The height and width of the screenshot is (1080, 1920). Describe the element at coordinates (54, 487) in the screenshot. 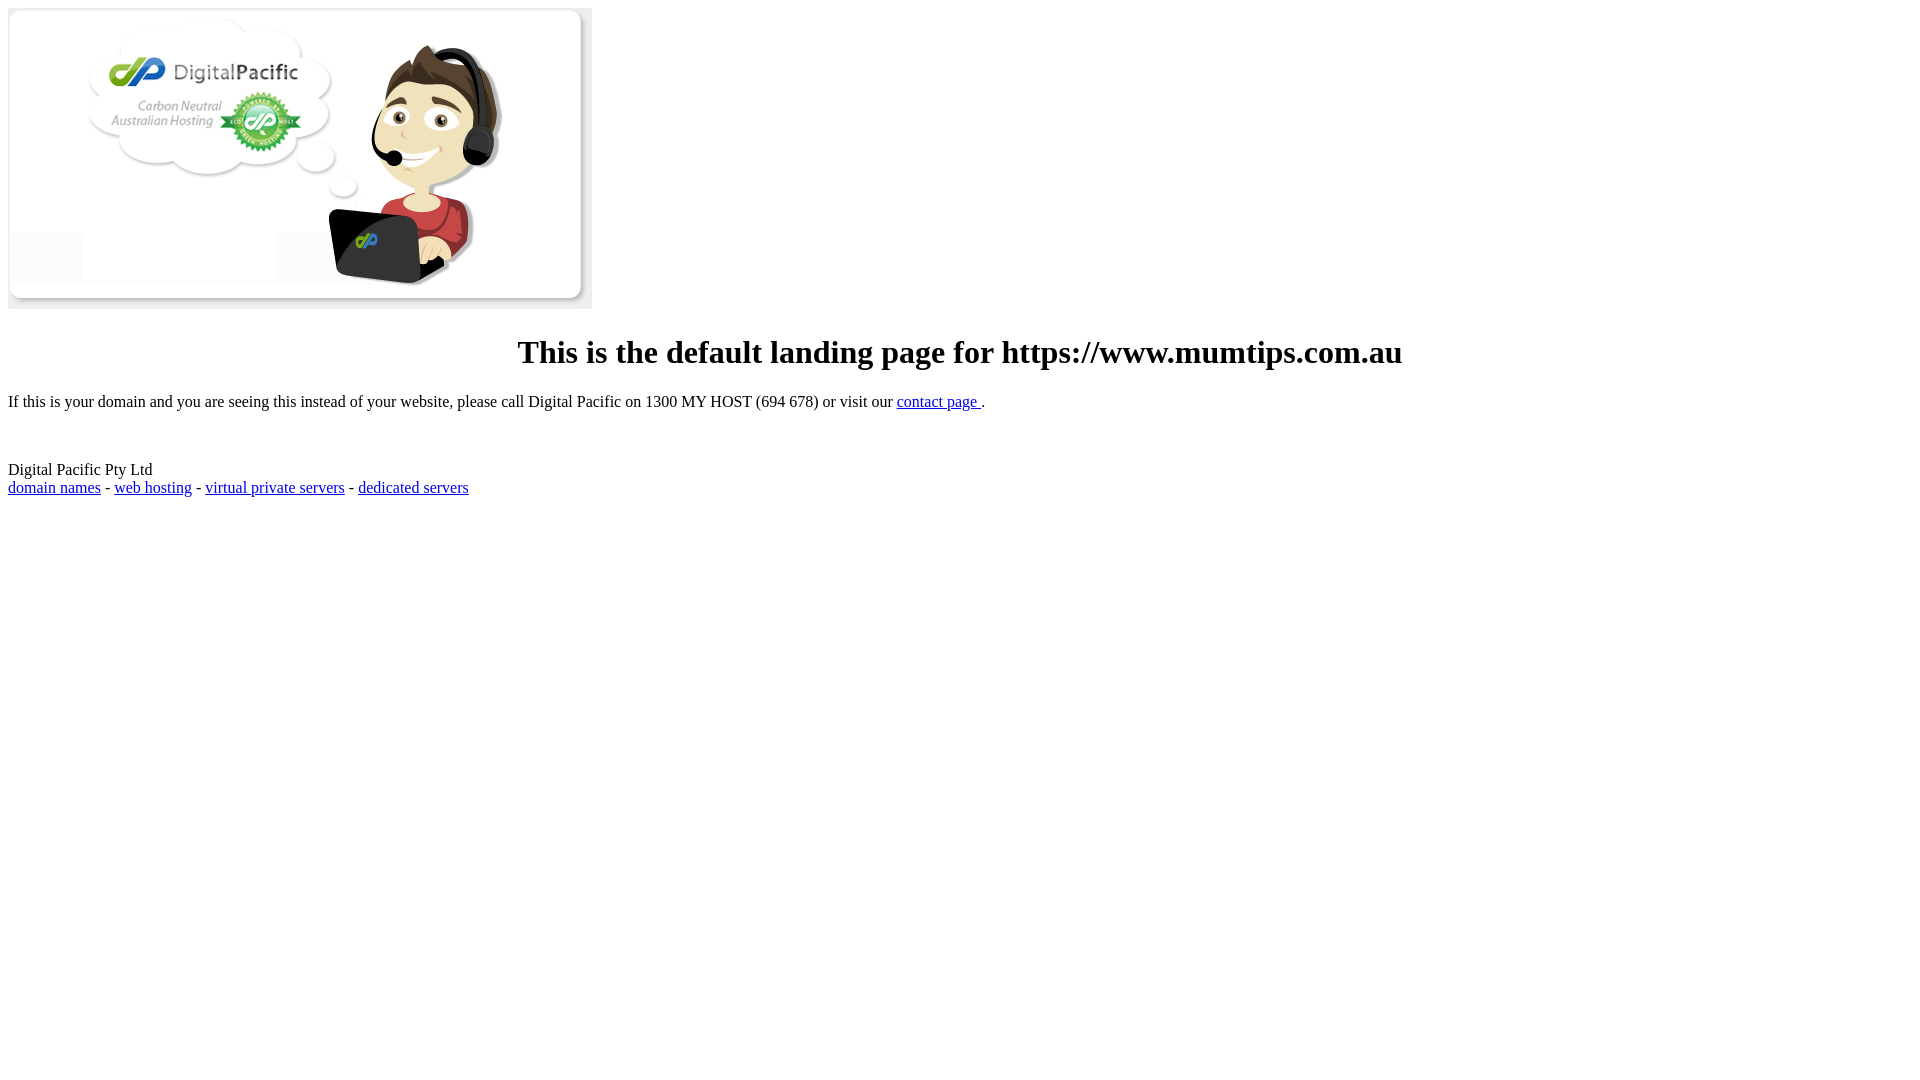

I see `'domain names'` at that location.